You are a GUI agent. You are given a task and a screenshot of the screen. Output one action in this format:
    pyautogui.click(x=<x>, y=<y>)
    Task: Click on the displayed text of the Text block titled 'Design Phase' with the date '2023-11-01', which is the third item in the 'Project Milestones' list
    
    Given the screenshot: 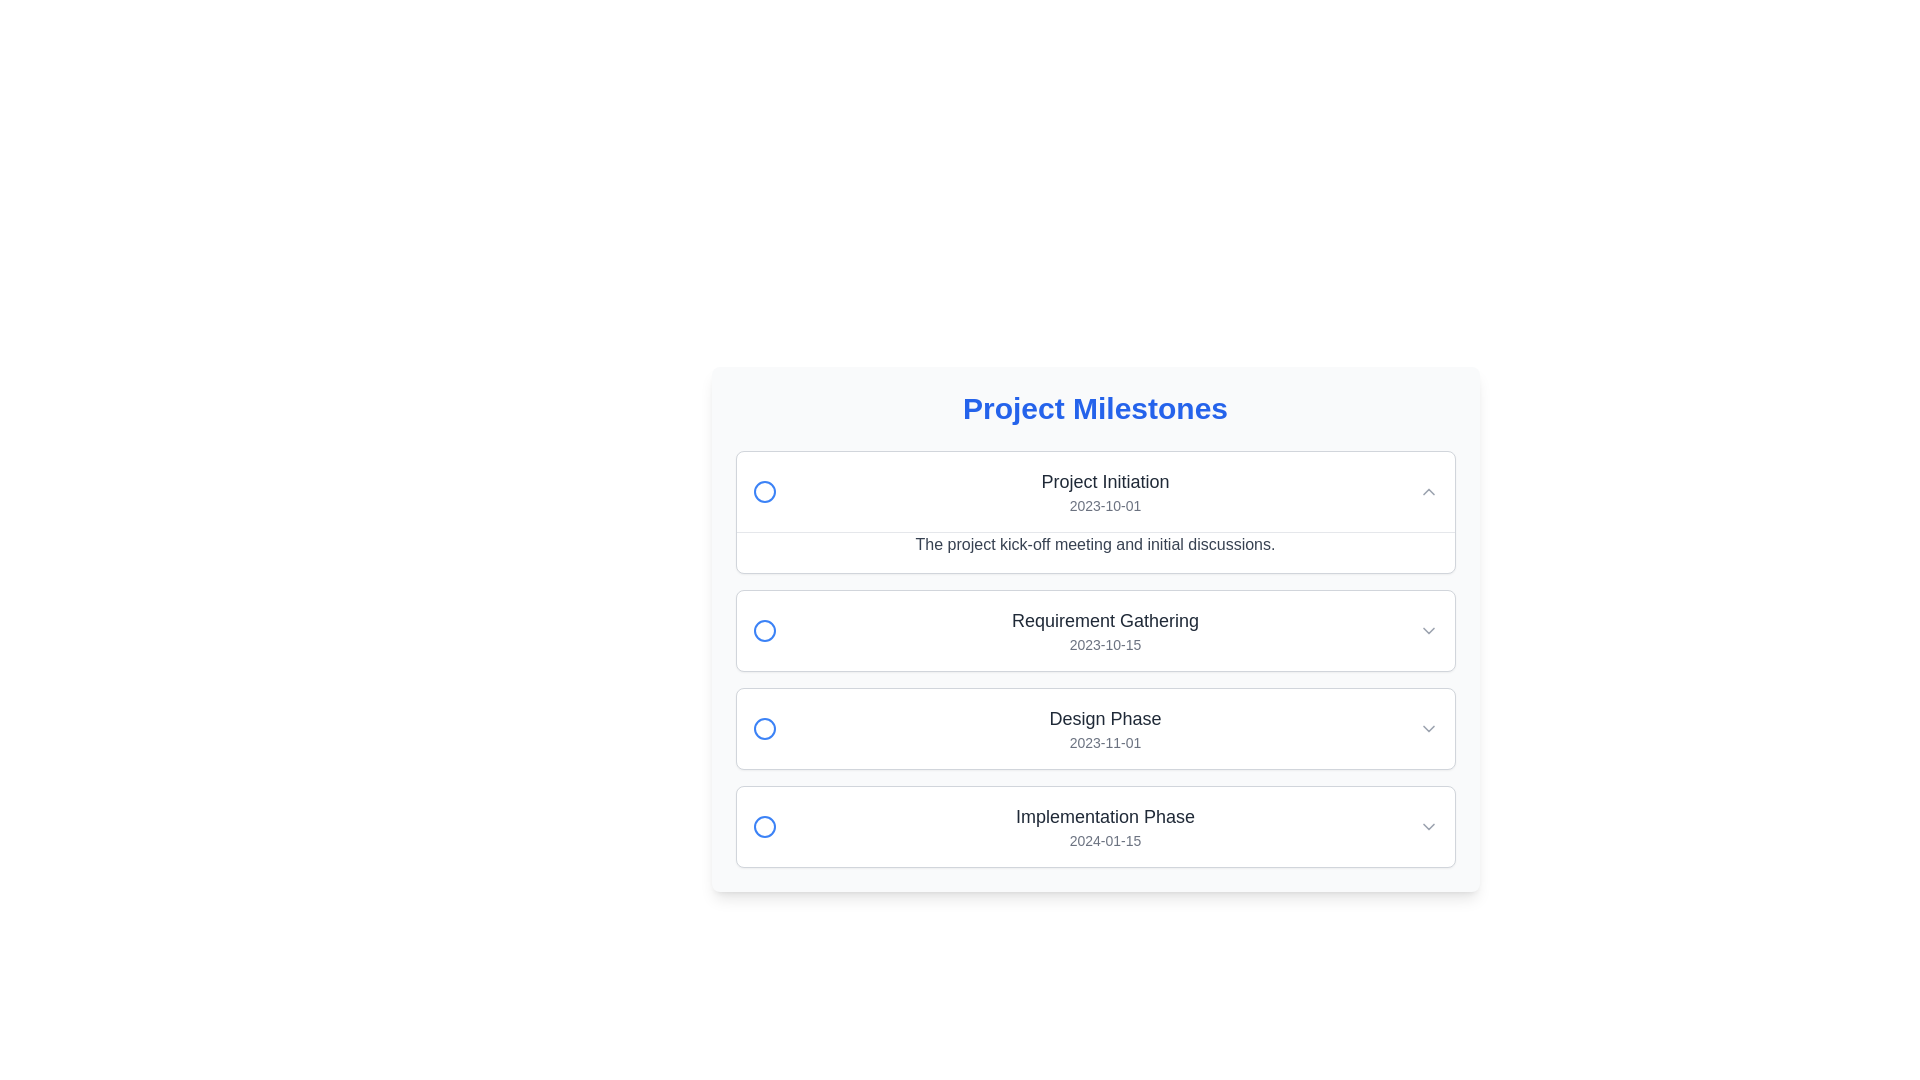 What is the action you would take?
    pyautogui.click(x=1104, y=729)
    